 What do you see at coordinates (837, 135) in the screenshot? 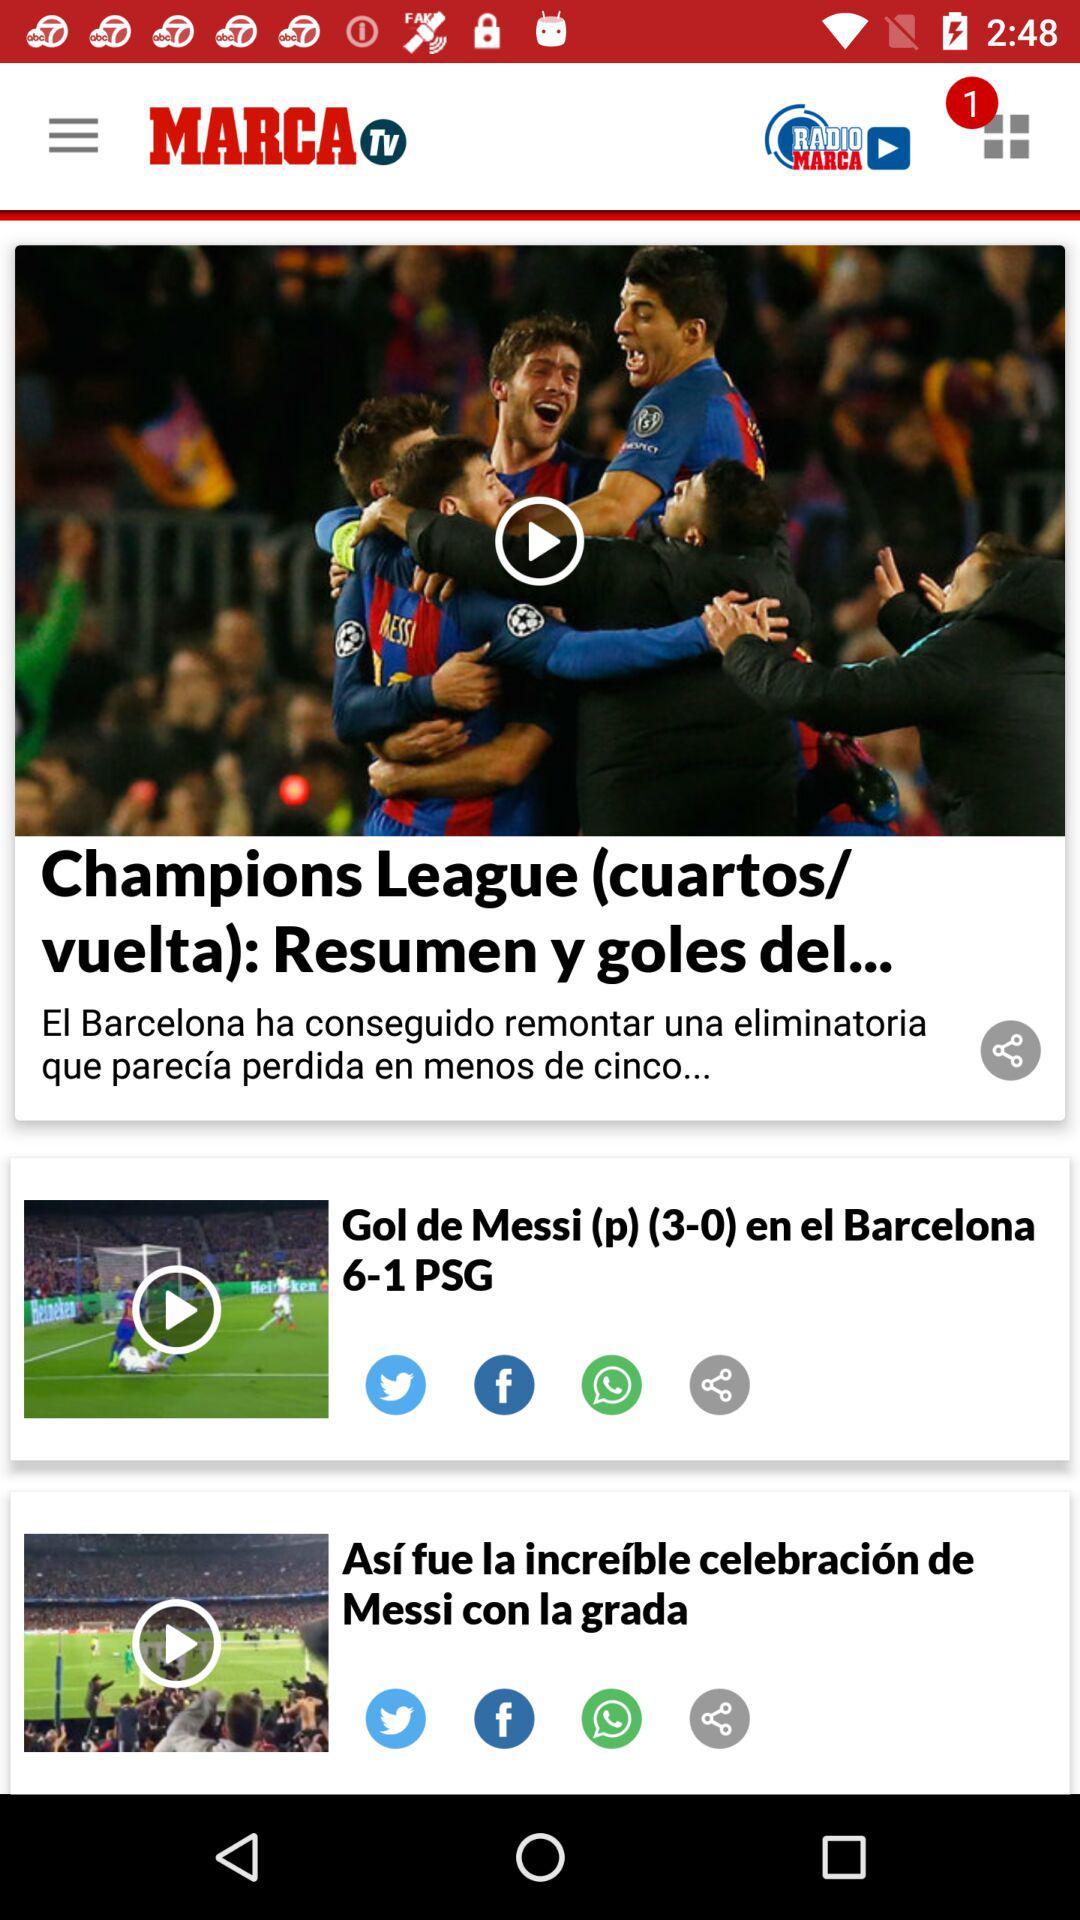
I see `radio marca` at bounding box center [837, 135].